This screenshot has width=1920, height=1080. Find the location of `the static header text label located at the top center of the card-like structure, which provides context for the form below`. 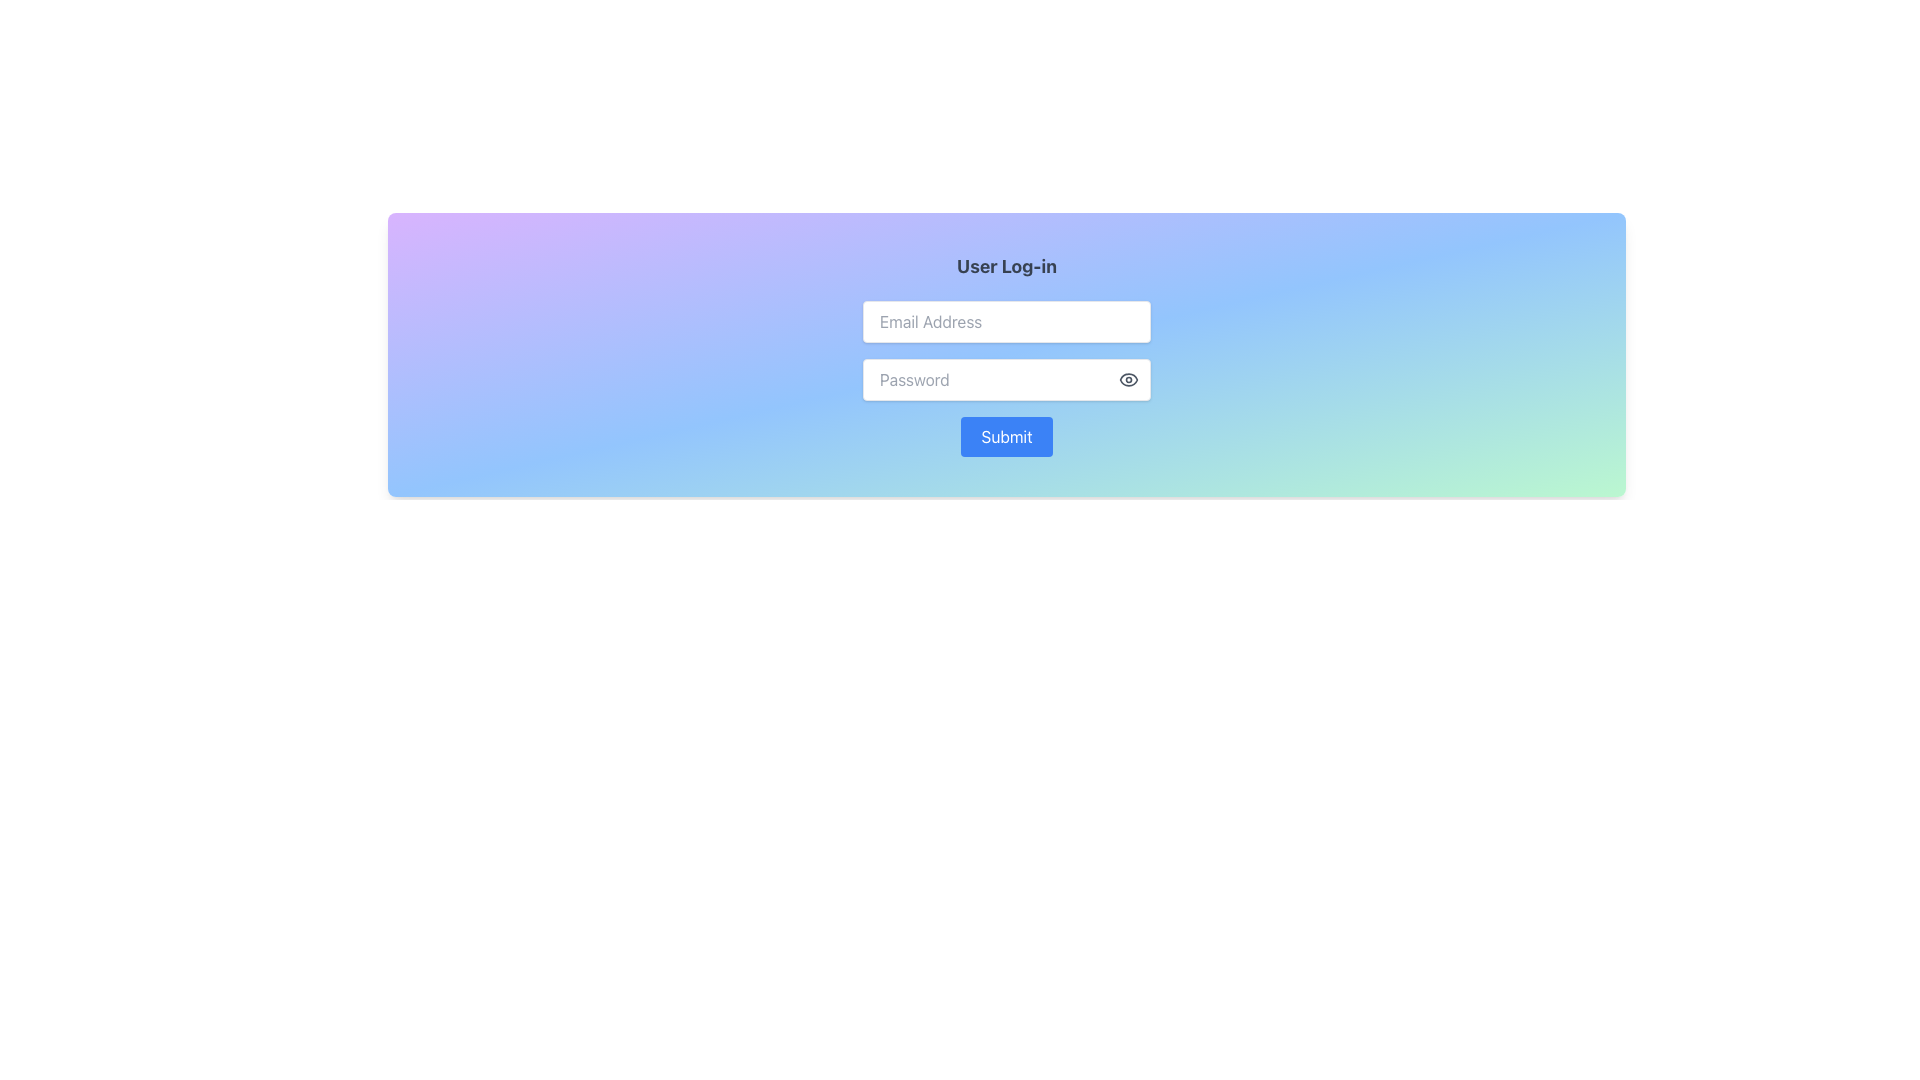

the static header text label located at the top center of the card-like structure, which provides context for the form below is located at coordinates (1007, 265).